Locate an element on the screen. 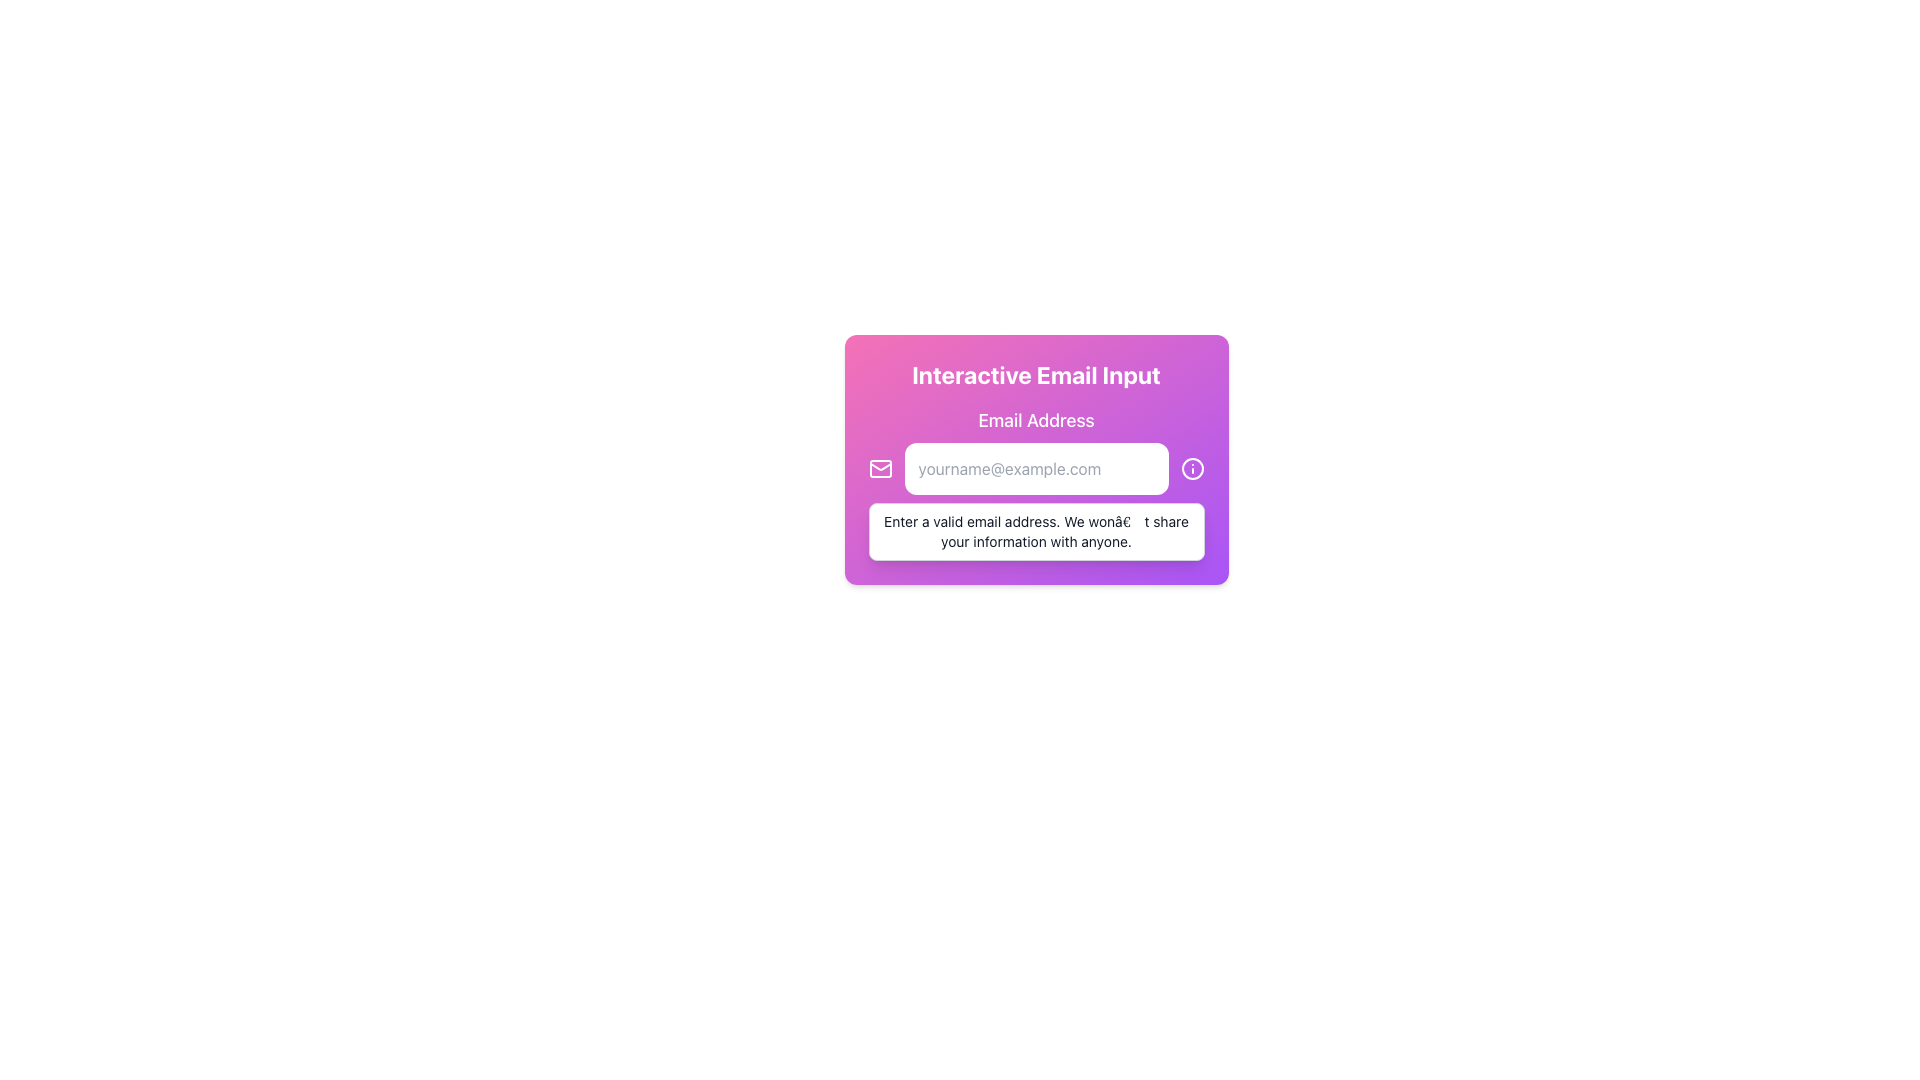  the help text area of the 'Interactive Email Input' panel, which contains the text 'Enter a valid email address. We won’t share your information with anyone.' is located at coordinates (1036, 459).